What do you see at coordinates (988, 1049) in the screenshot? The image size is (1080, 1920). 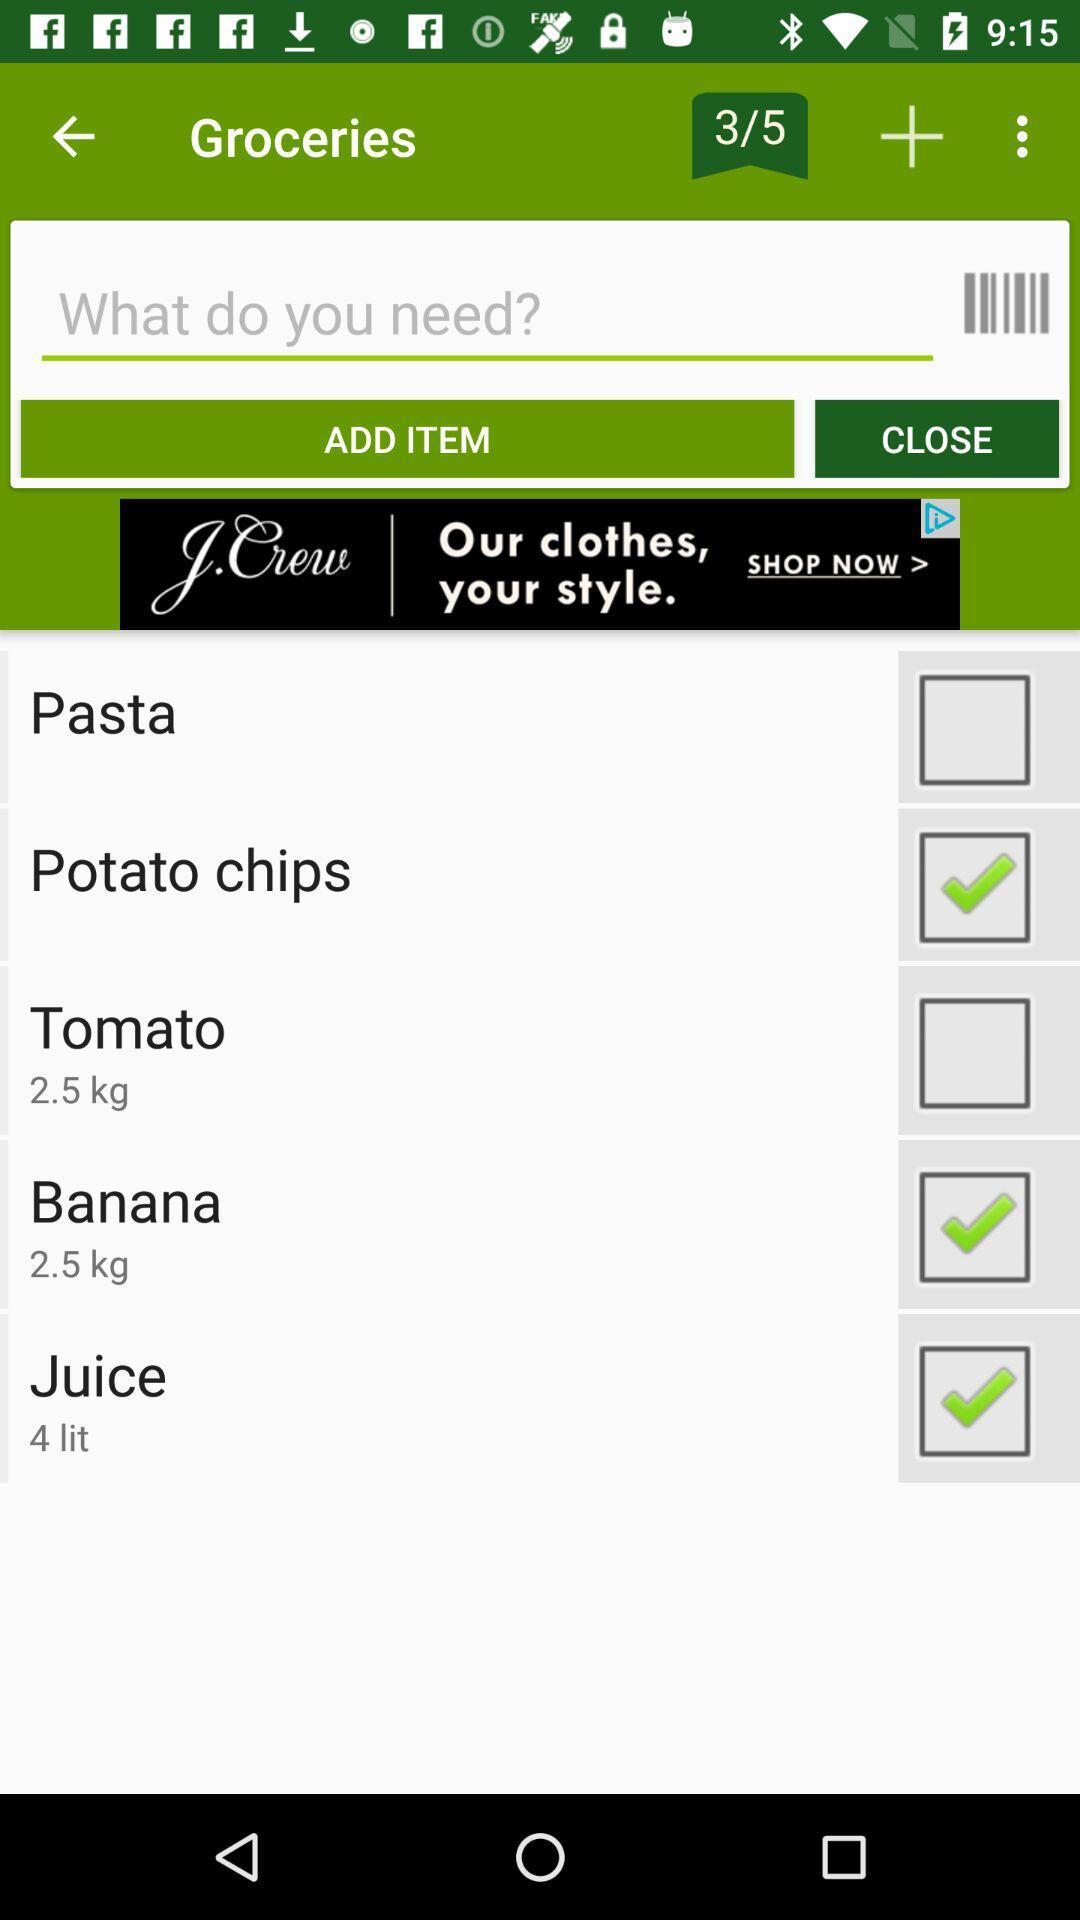 I see `option` at bounding box center [988, 1049].